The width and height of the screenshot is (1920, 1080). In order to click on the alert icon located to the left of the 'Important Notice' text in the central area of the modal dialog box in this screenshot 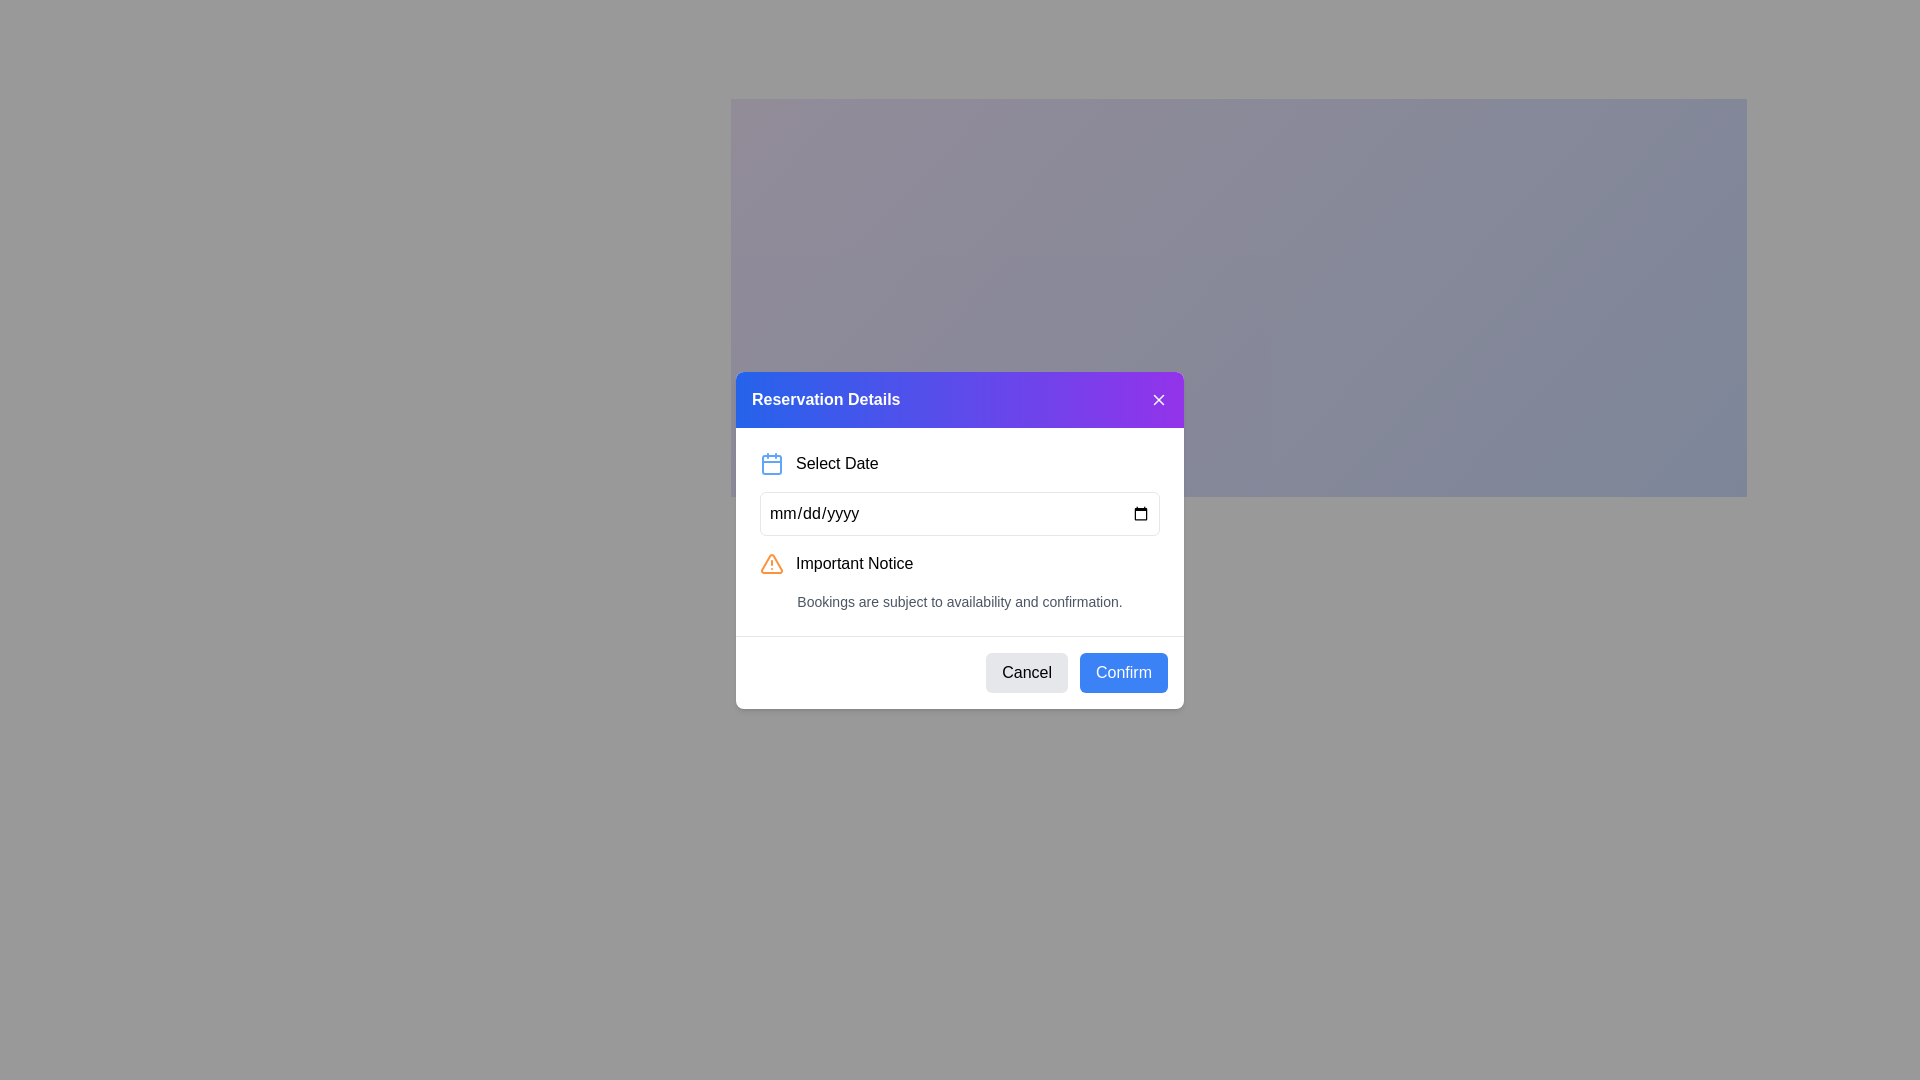, I will do `click(771, 563)`.